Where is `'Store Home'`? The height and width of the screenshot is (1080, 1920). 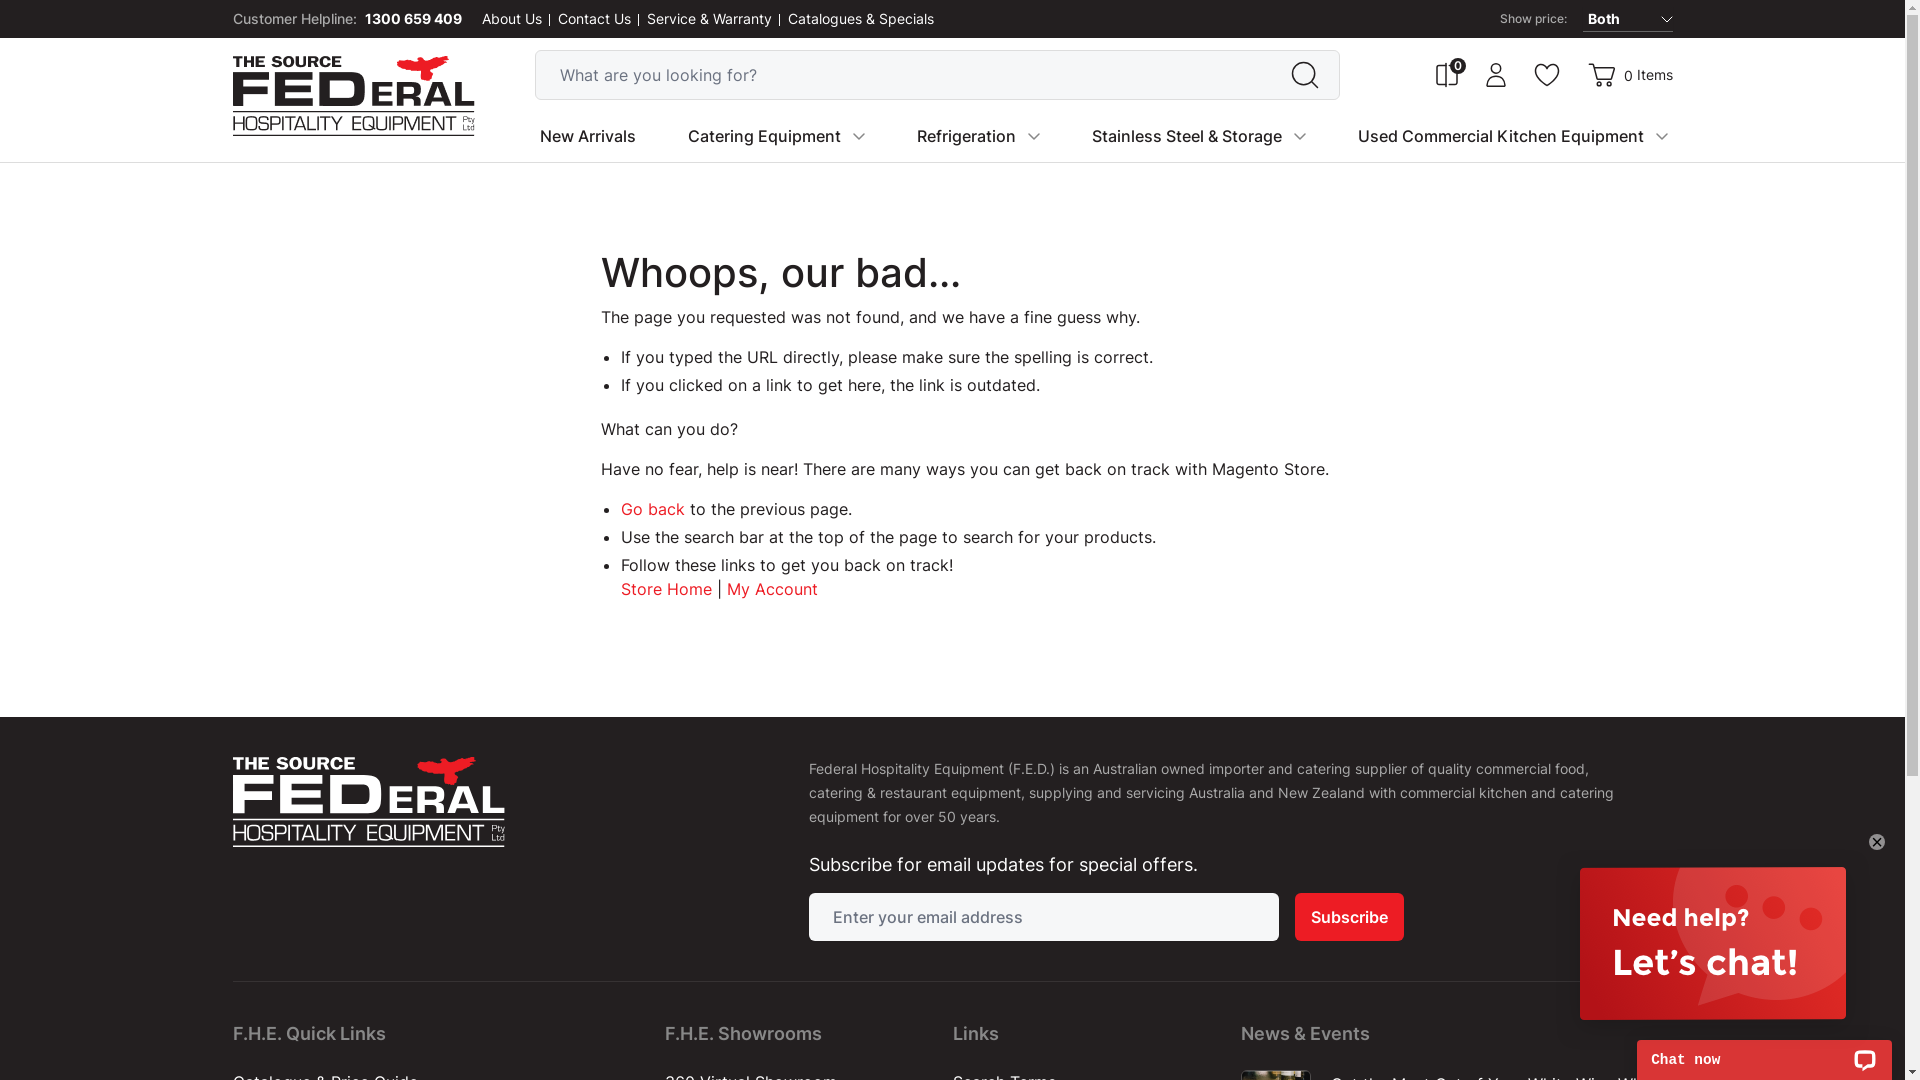 'Store Home' is located at coordinates (665, 588).